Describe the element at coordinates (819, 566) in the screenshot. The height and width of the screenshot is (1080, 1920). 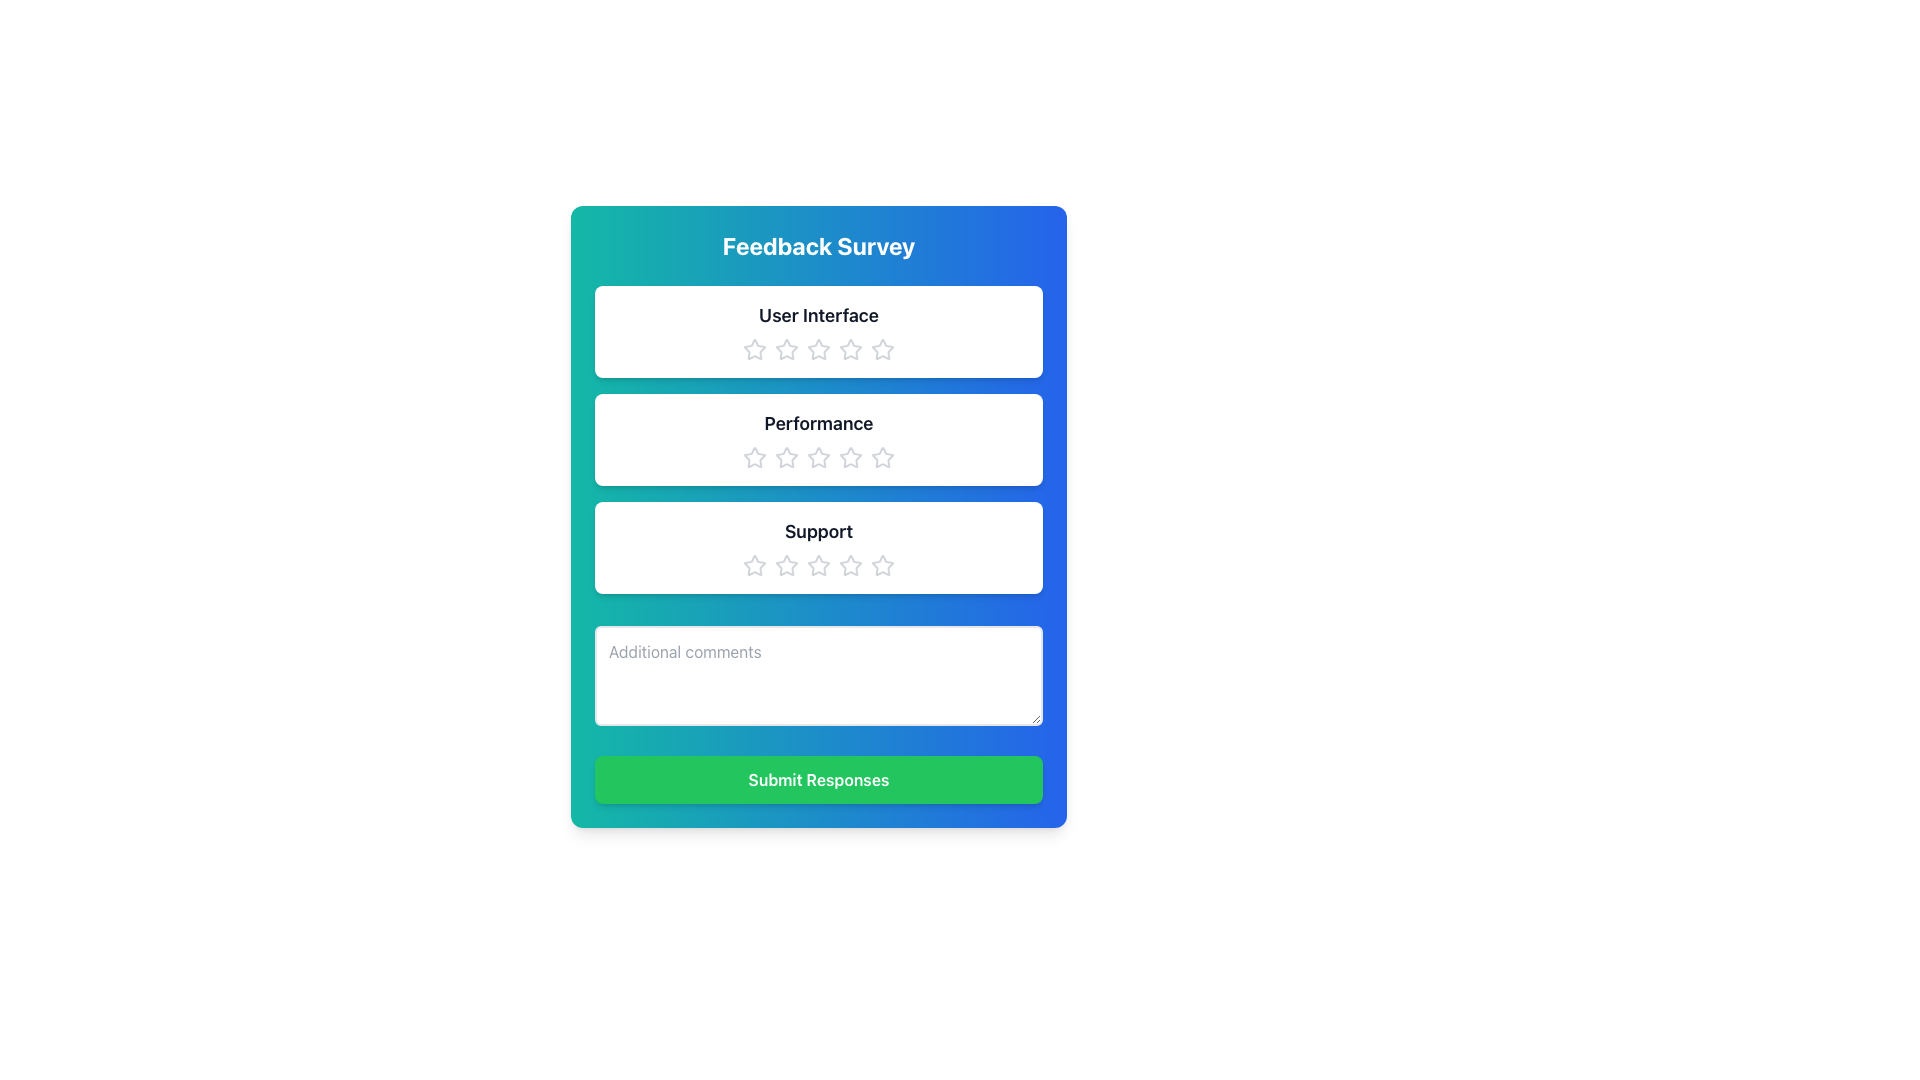
I see `the specific star in the Rating stars group for the 'Support' section of the feedback survey` at that location.